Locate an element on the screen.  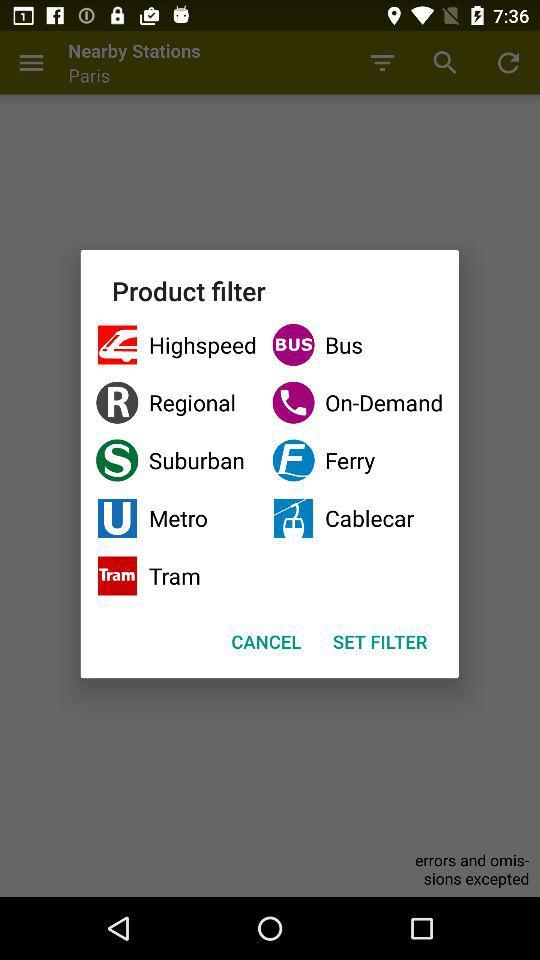
the item above the regional icon is located at coordinates (356, 345).